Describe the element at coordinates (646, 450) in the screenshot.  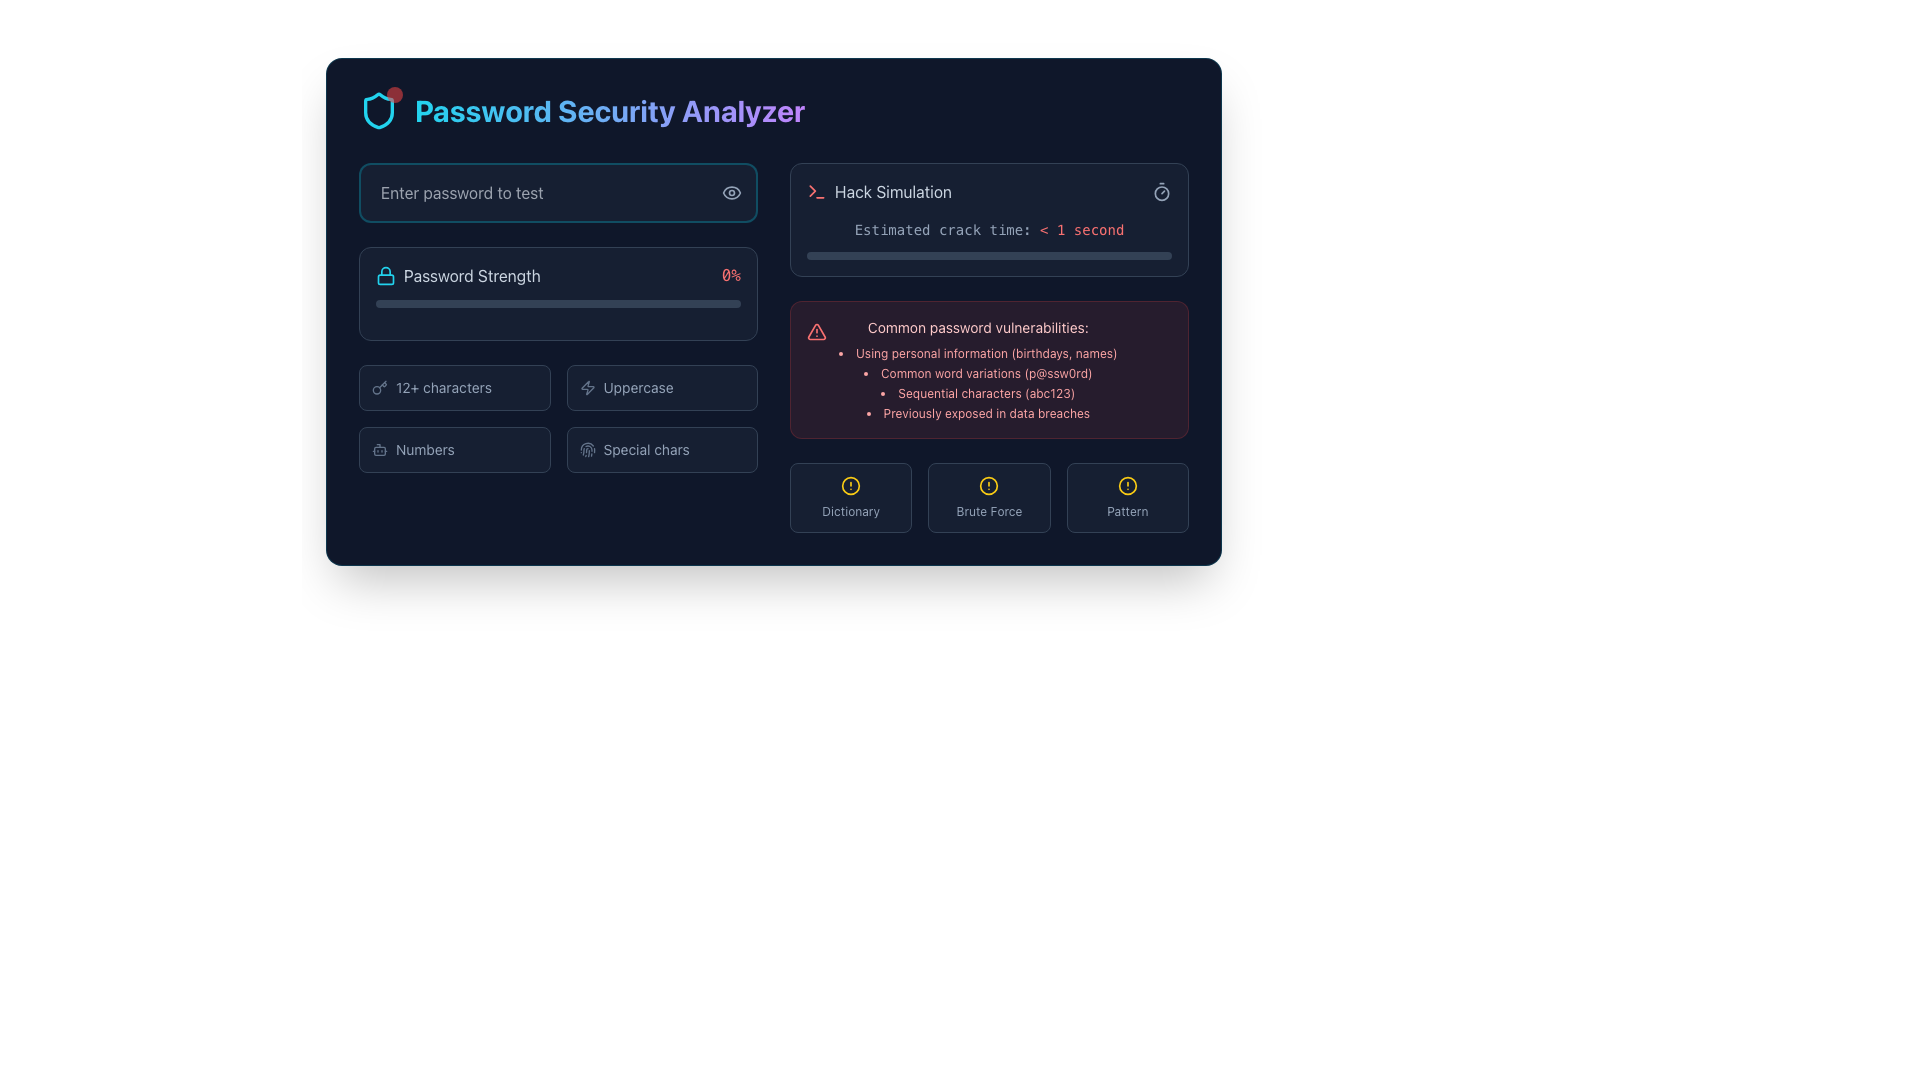
I see `the 'Special chars' text label, which indicates a password requirement criterion, located in the fourth position from the left in the feature options row` at that location.